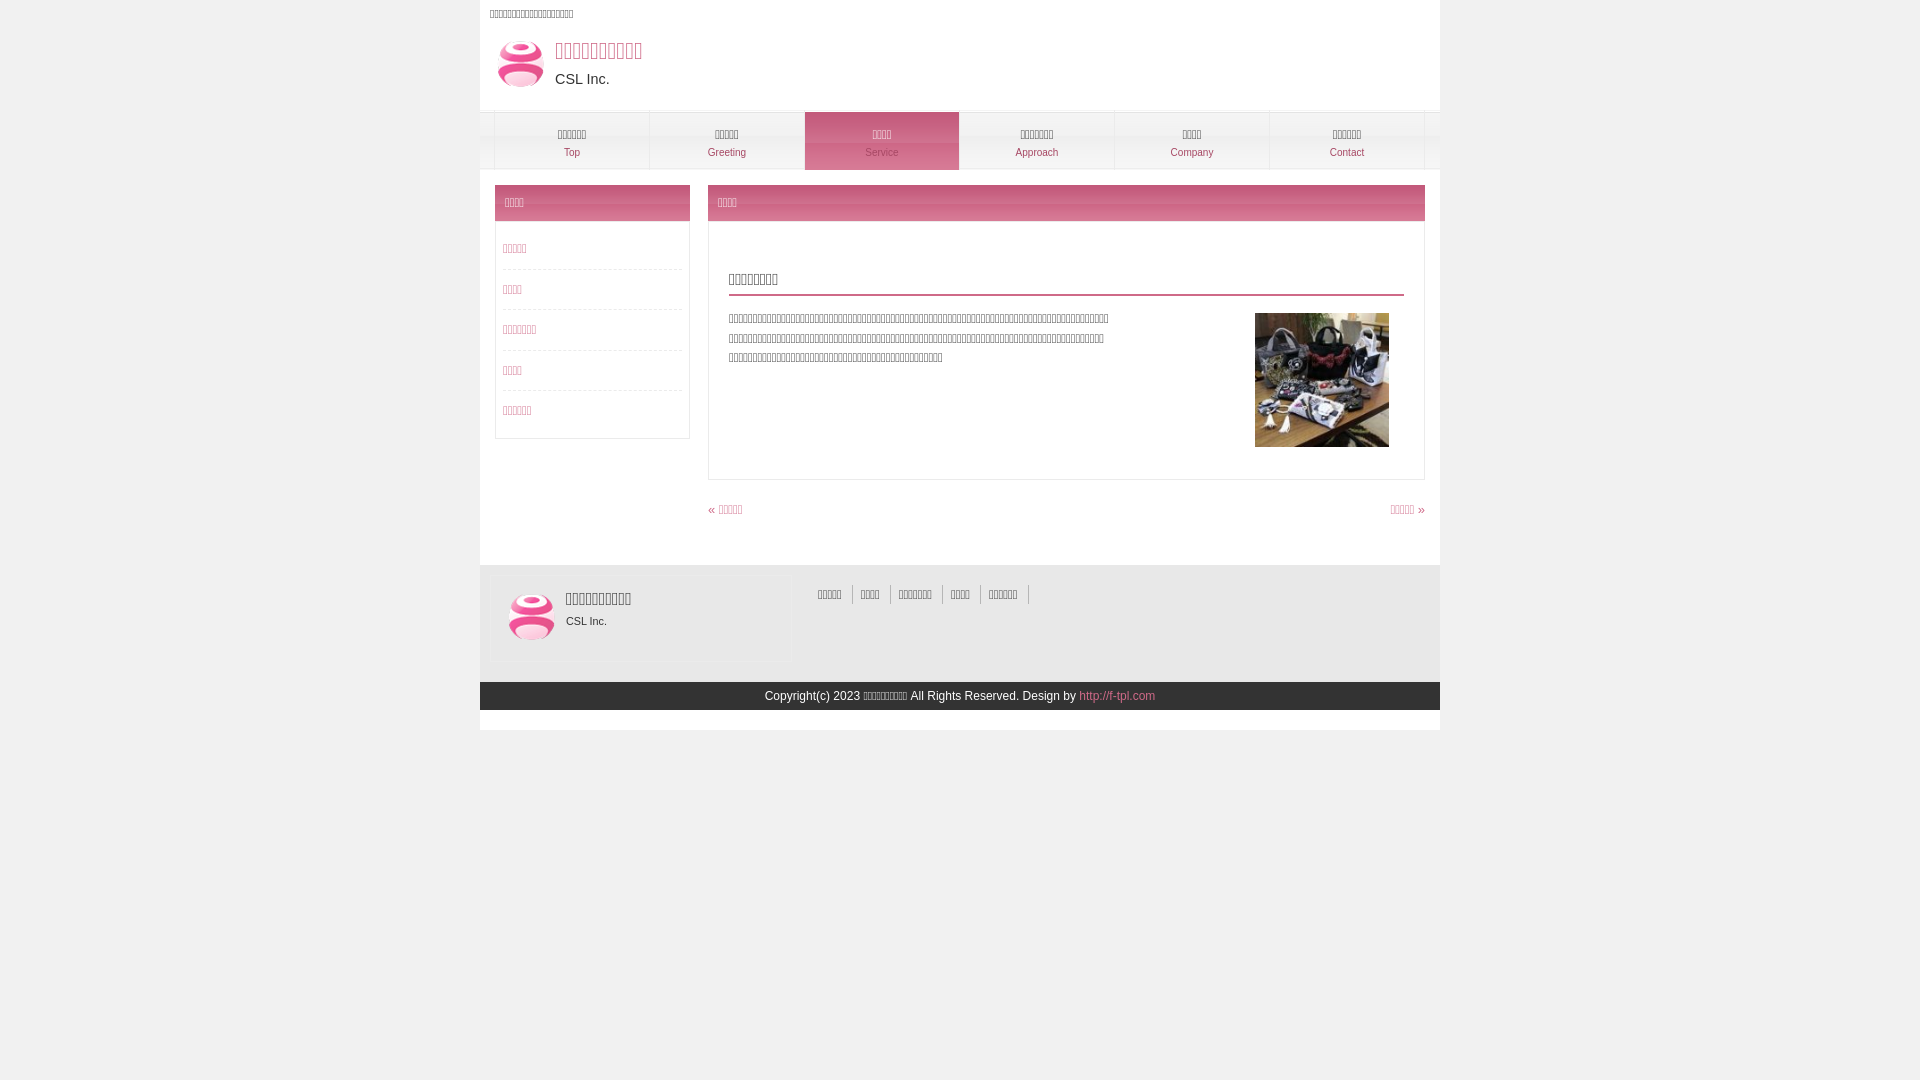 Image resolution: width=1920 pixels, height=1080 pixels. What do you see at coordinates (1116, 694) in the screenshot?
I see `'http://f-tpl.com'` at bounding box center [1116, 694].